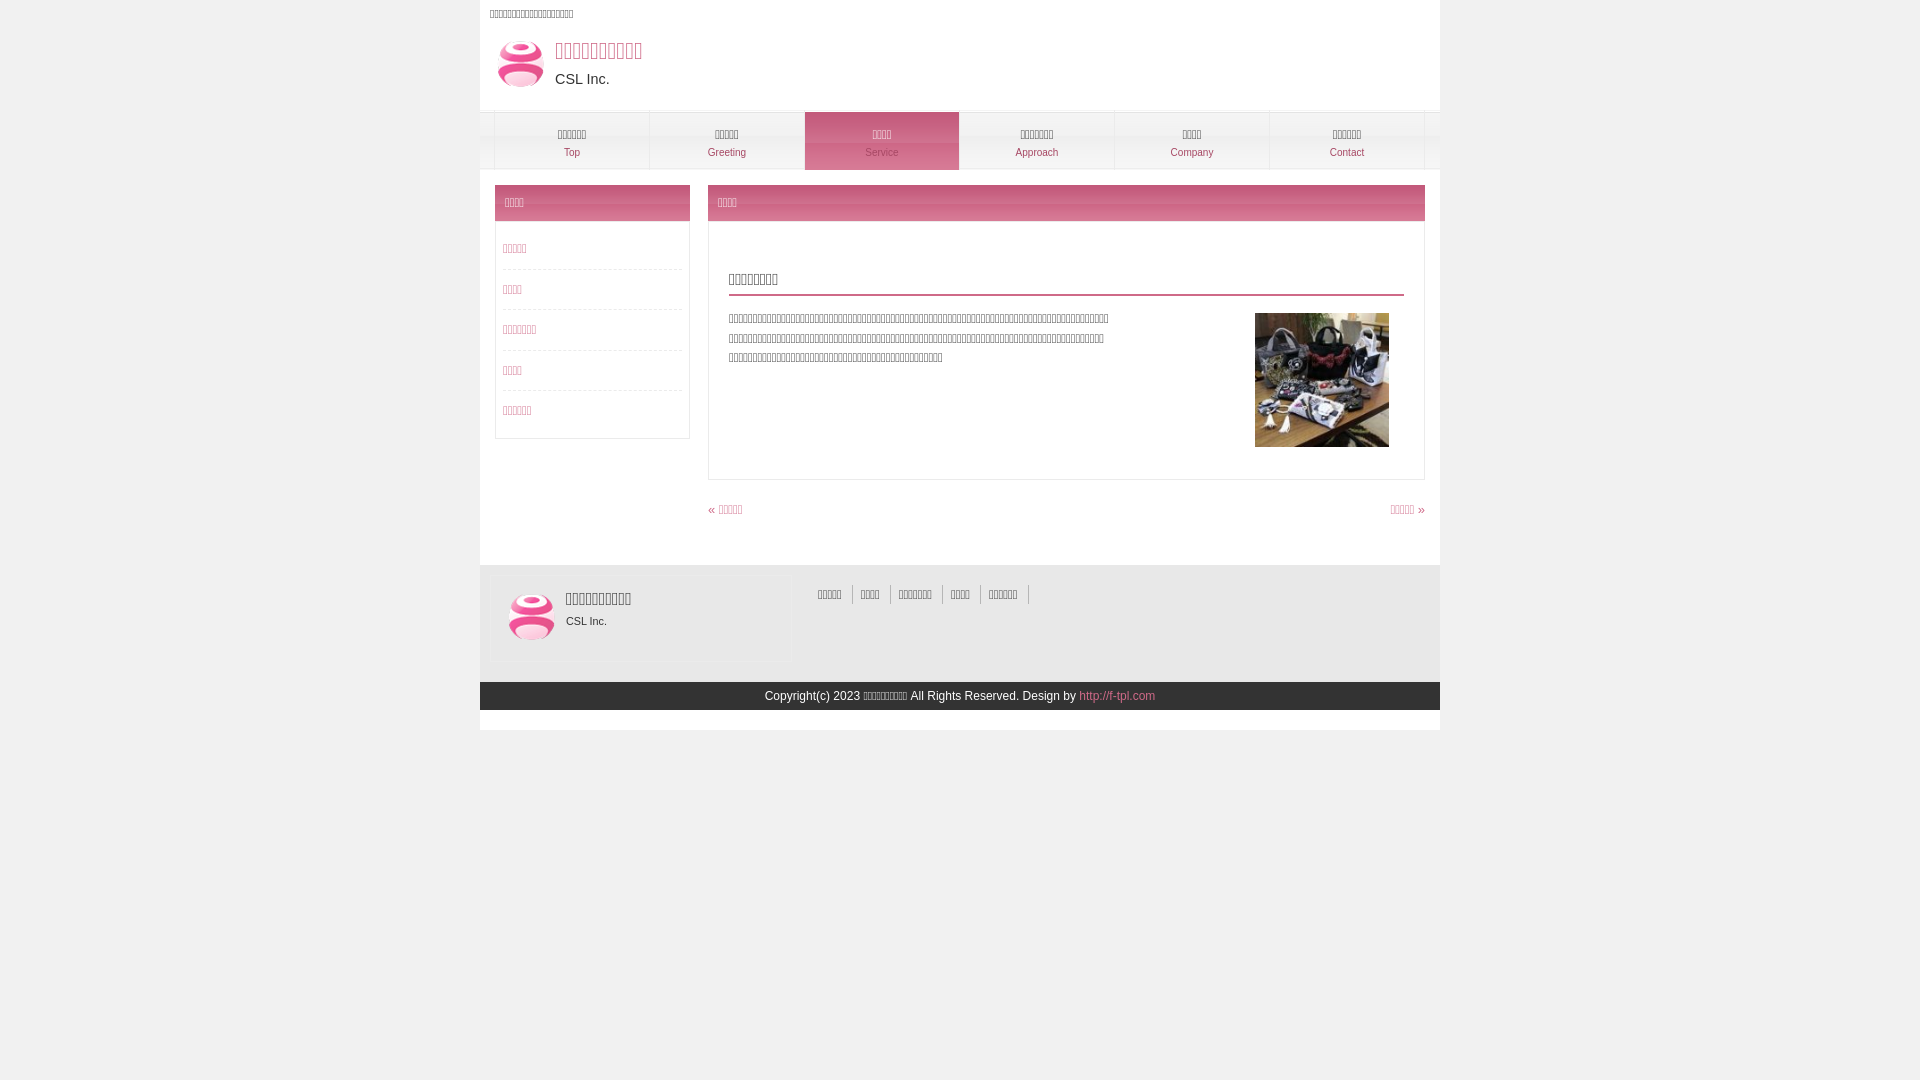 Image resolution: width=1920 pixels, height=1080 pixels. What do you see at coordinates (1116, 694) in the screenshot?
I see `'http://f-tpl.com'` at bounding box center [1116, 694].